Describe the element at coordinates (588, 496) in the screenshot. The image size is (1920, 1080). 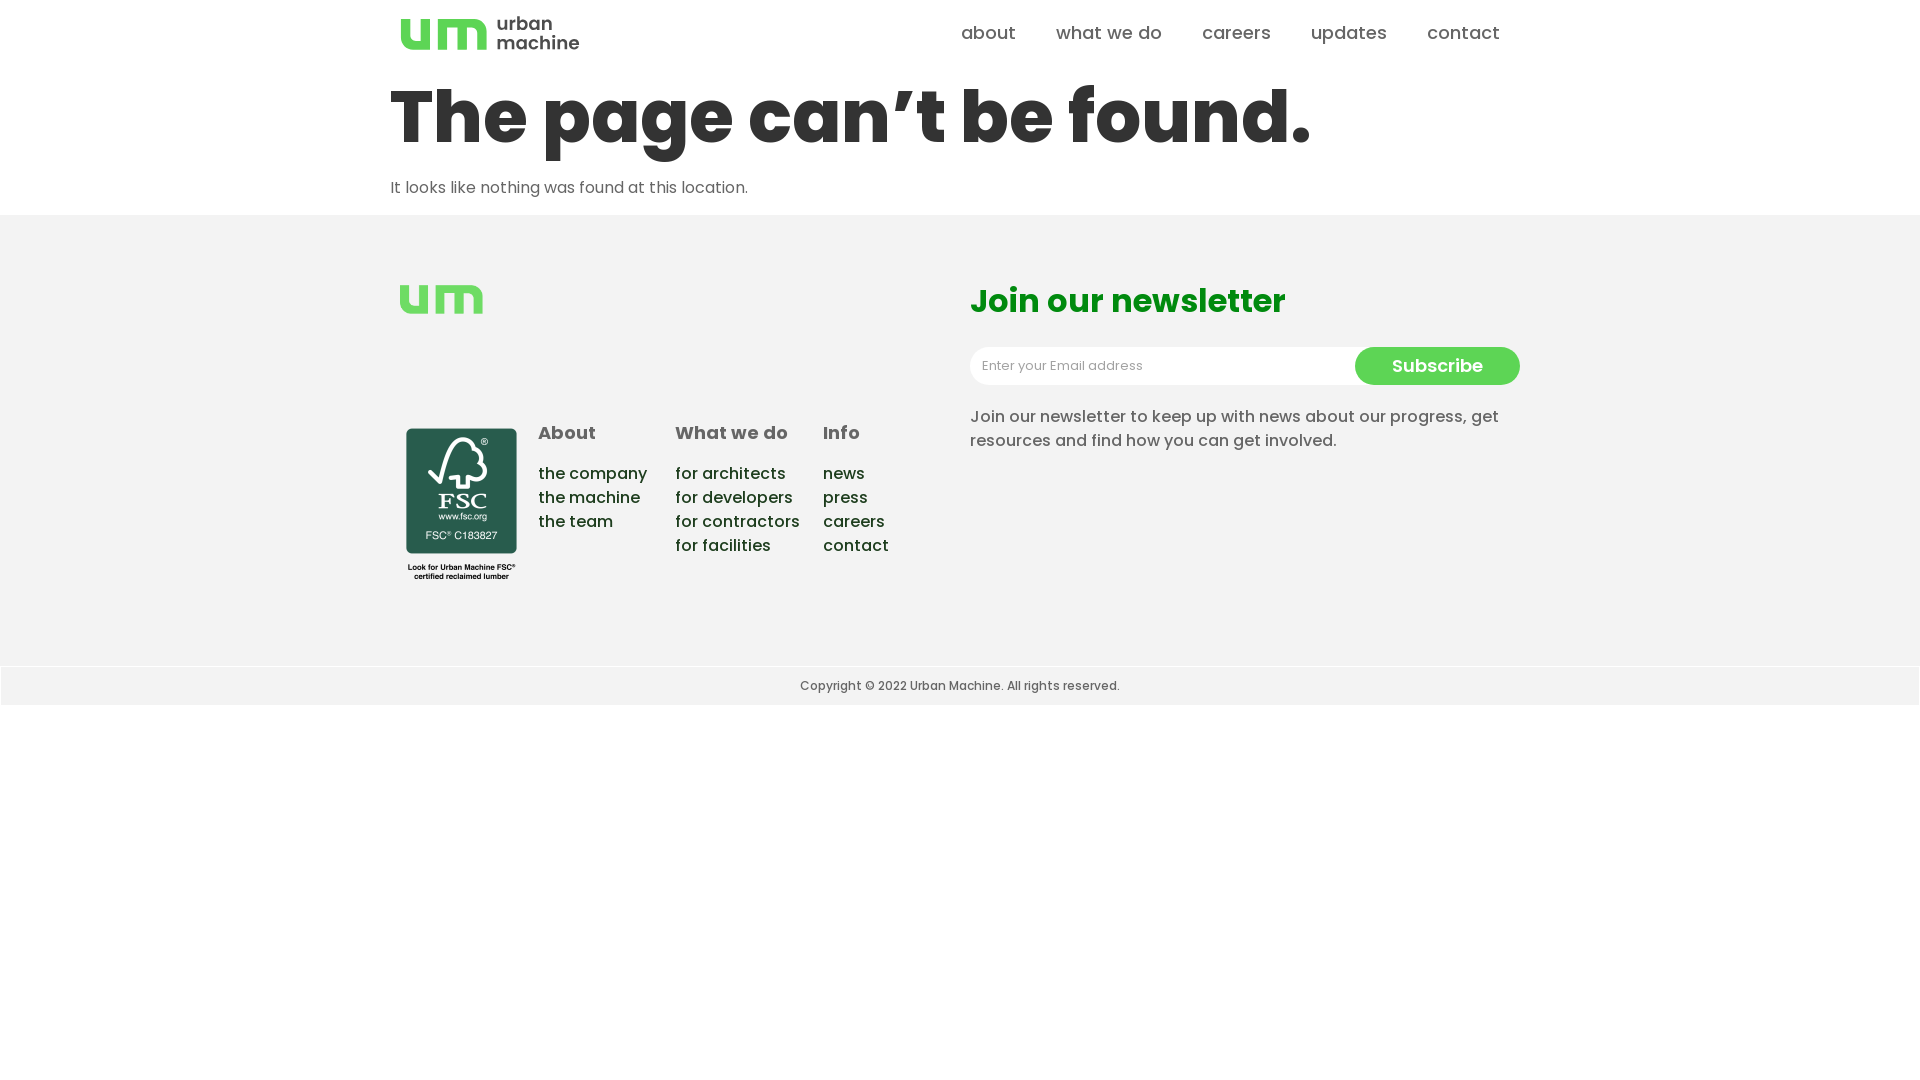
I see `'the machine'` at that location.